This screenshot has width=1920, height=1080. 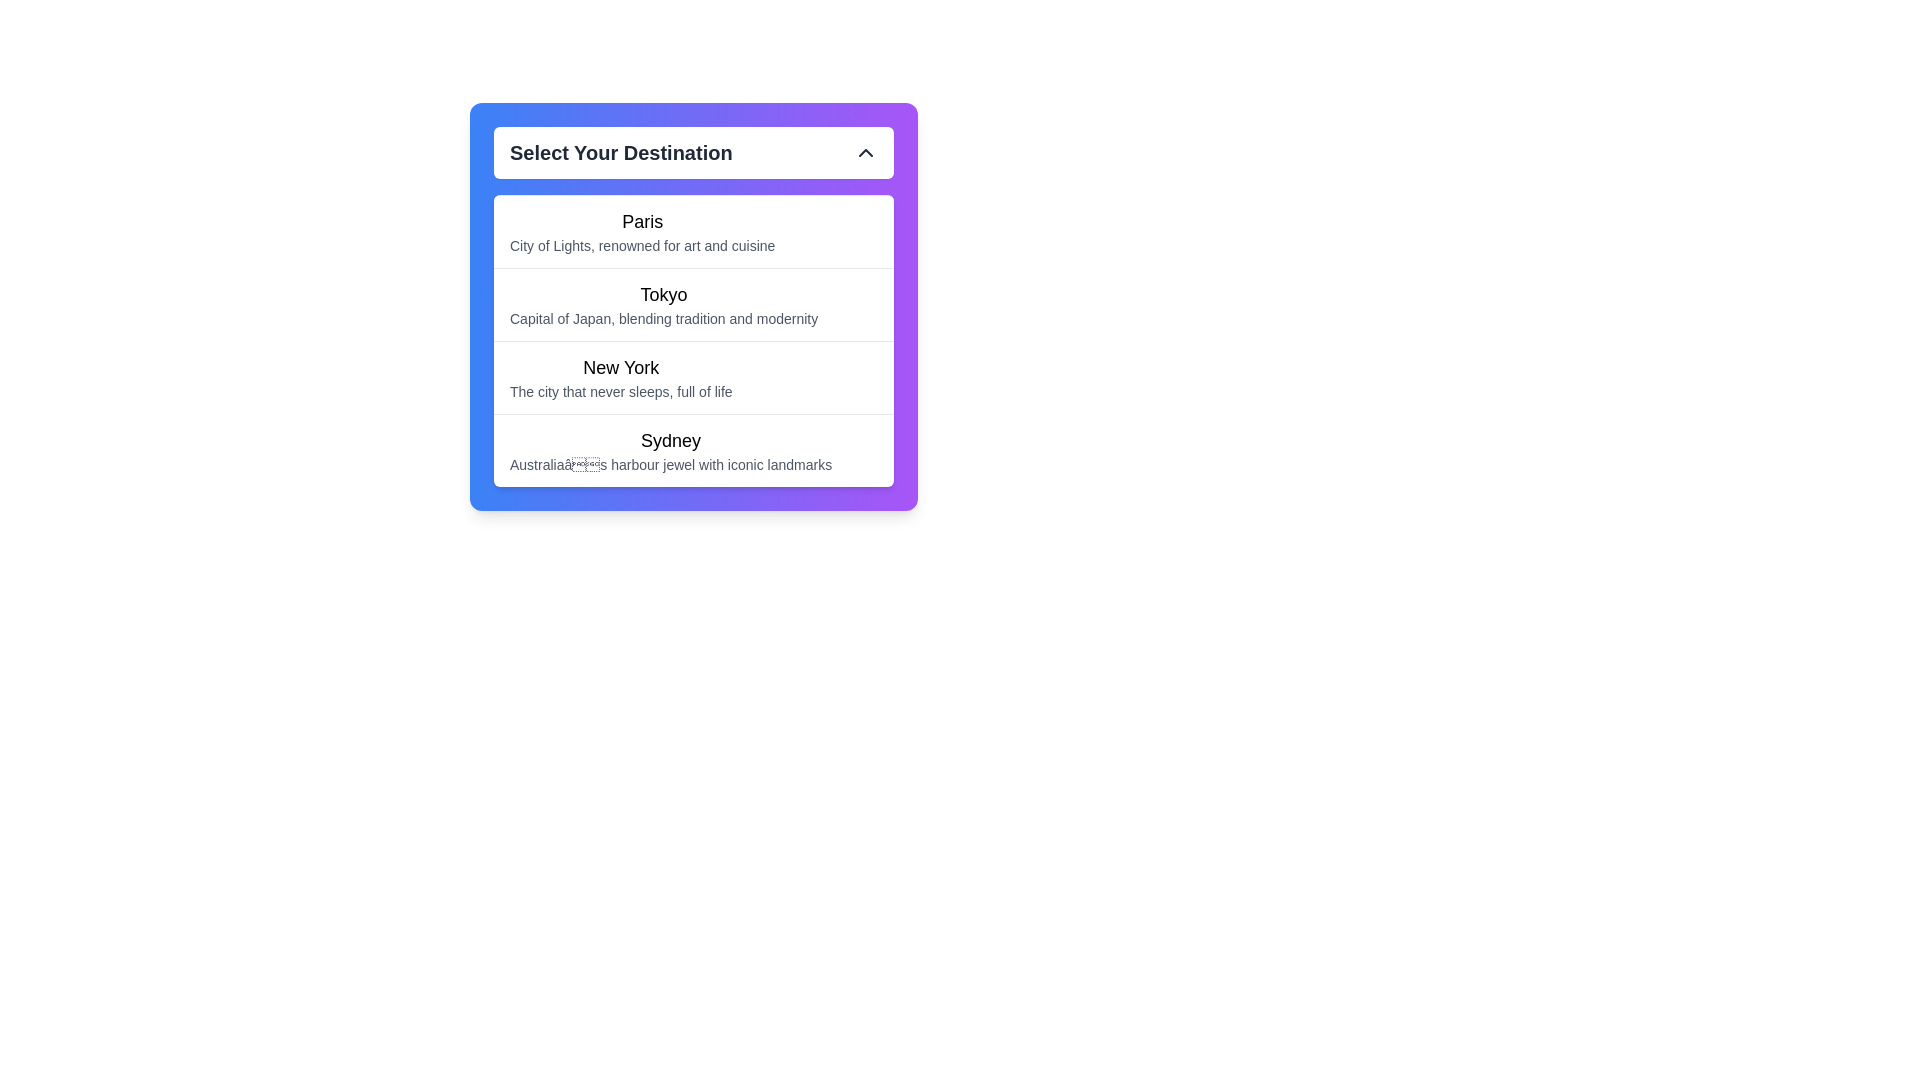 What do you see at coordinates (620, 392) in the screenshot?
I see `the text label displaying 'The city that never sleeps, full of life', which is part of the list entry for 'New York' and located directly below the larger title text` at bounding box center [620, 392].